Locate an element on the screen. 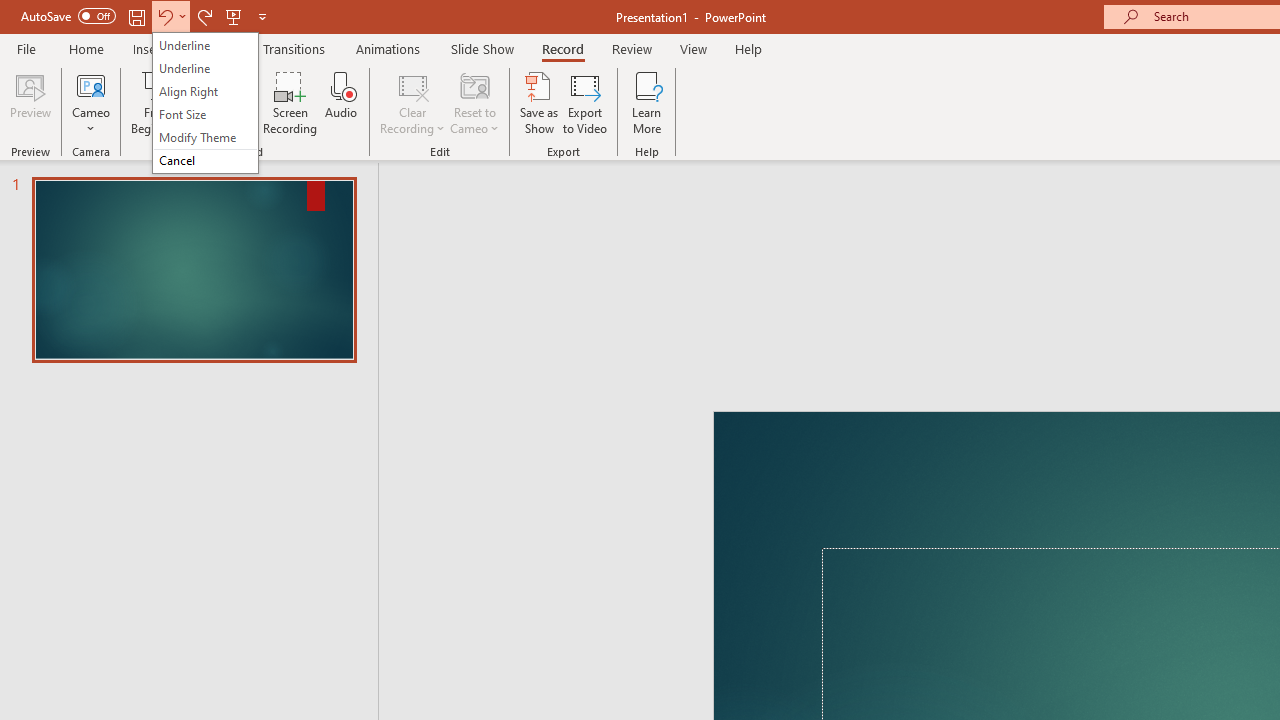  'Learn More' is located at coordinates (647, 103).